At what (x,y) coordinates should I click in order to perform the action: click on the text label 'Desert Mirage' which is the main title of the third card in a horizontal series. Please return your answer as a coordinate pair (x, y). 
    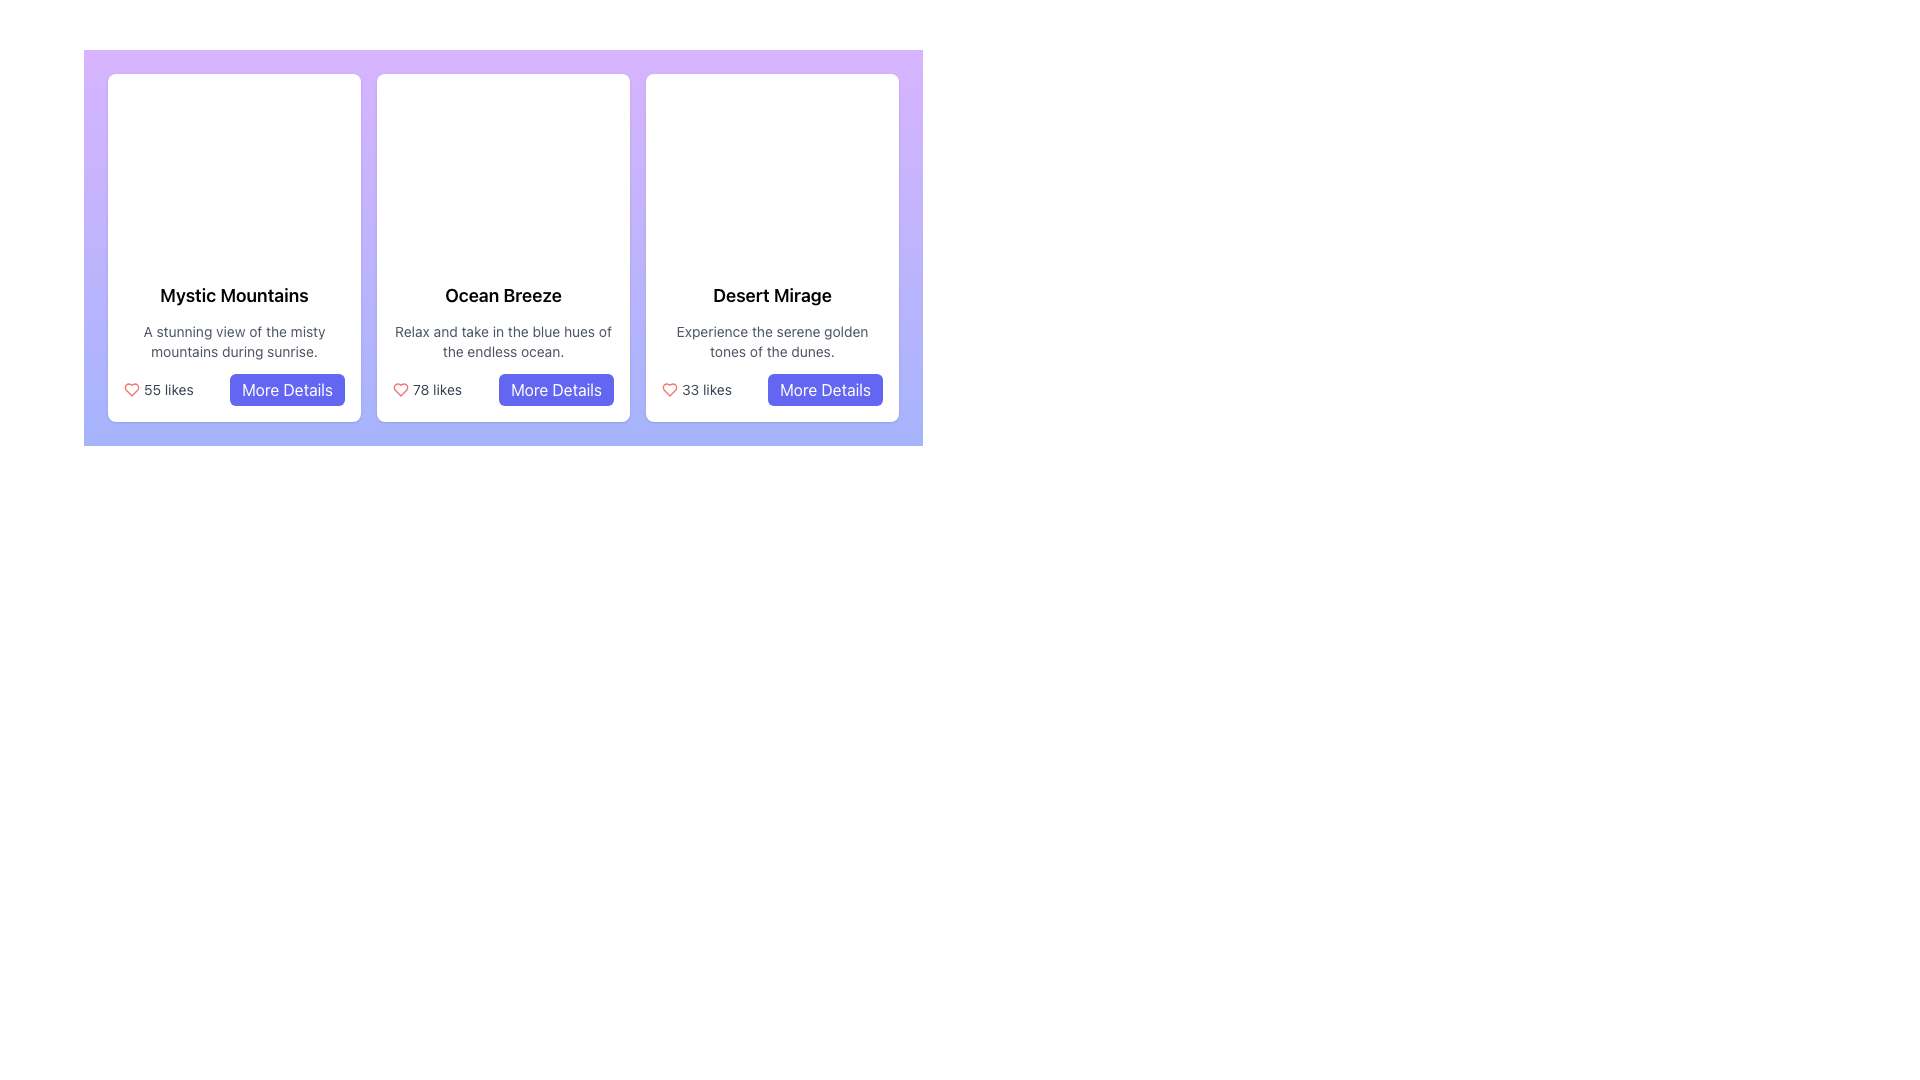
    Looking at the image, I should click on (771, 296).